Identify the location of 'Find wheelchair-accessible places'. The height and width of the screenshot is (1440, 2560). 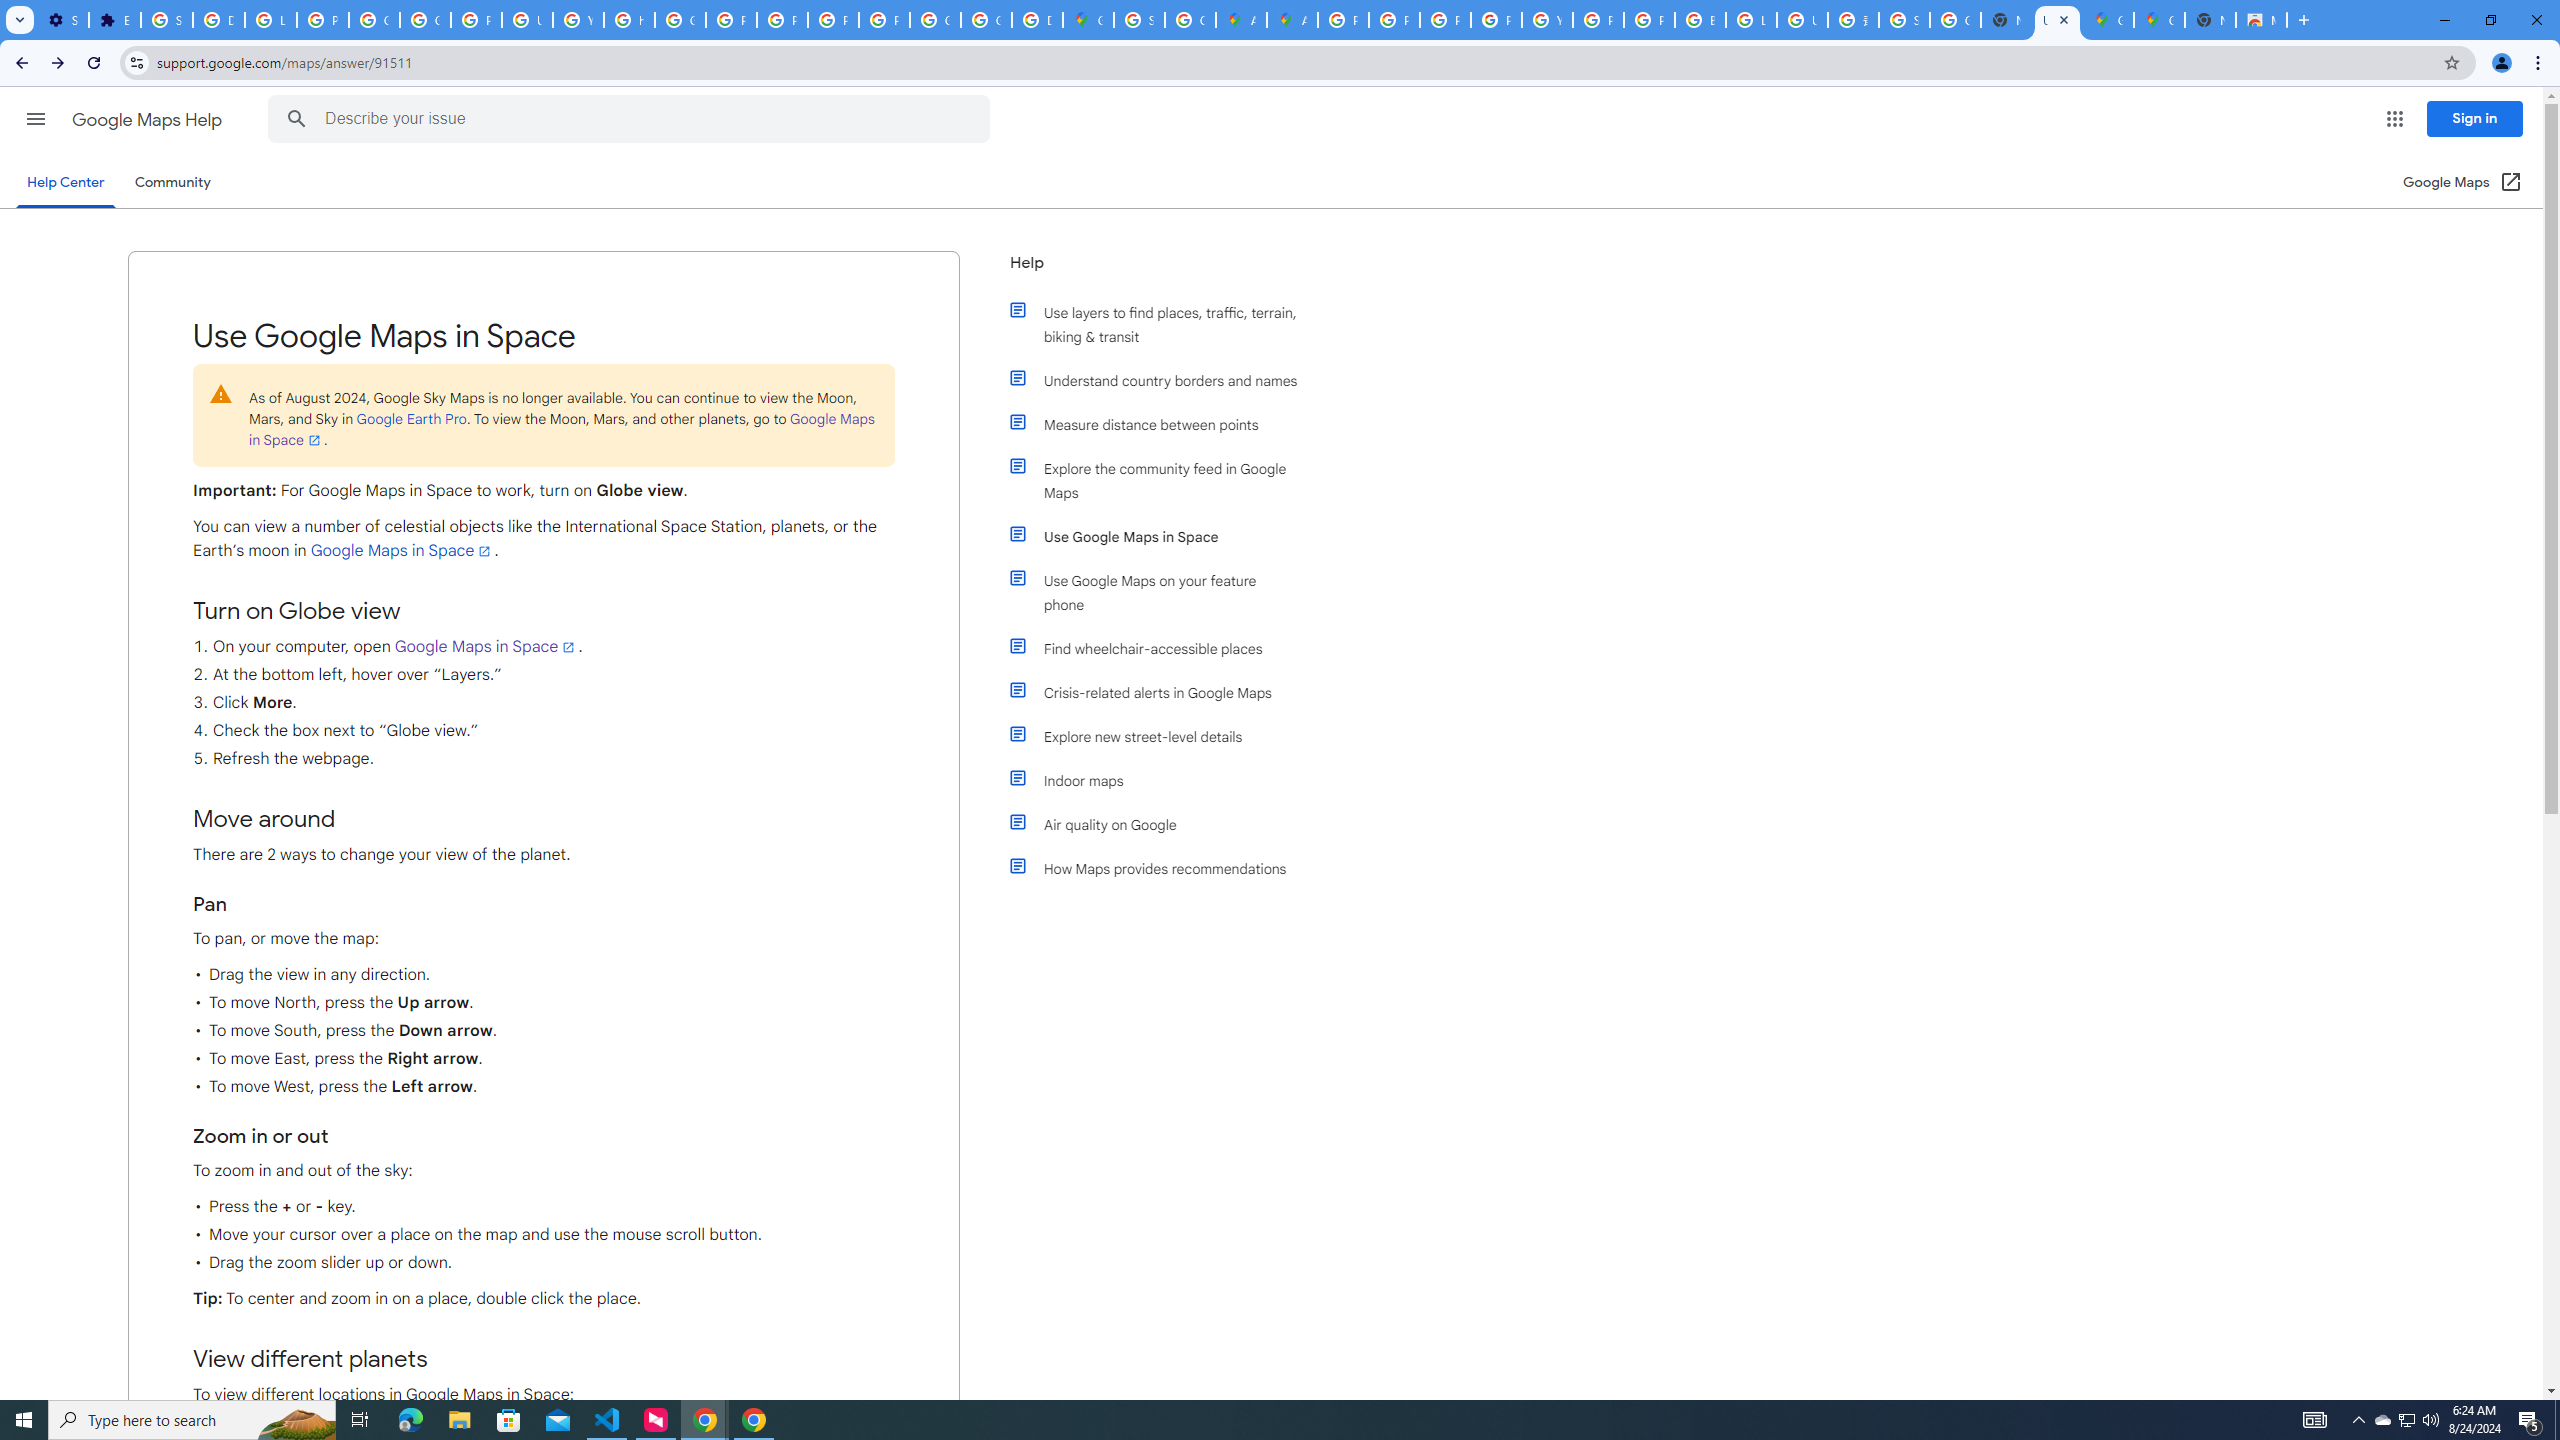
(1162, 647).